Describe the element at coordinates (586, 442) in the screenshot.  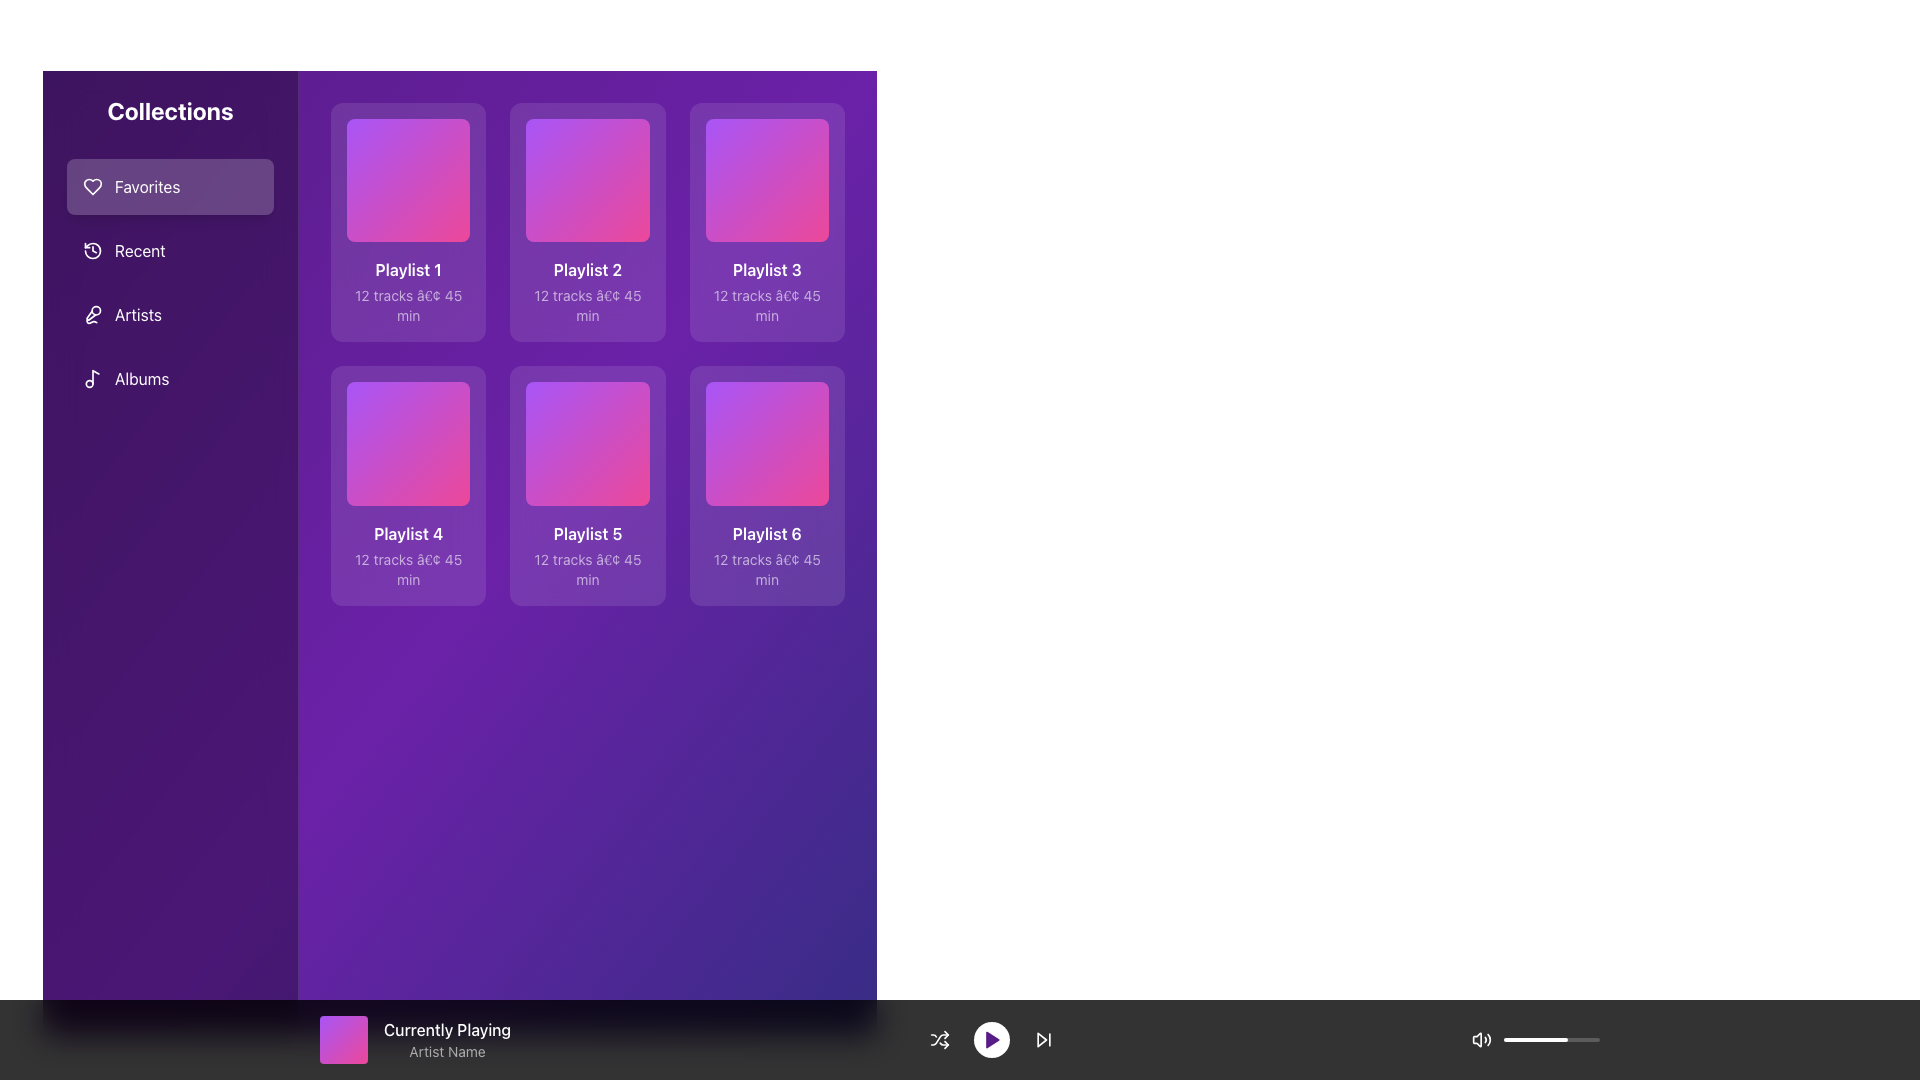
I see `the image placeholder representing a playlist item located in the second row and second column of the grid layout` at that location.